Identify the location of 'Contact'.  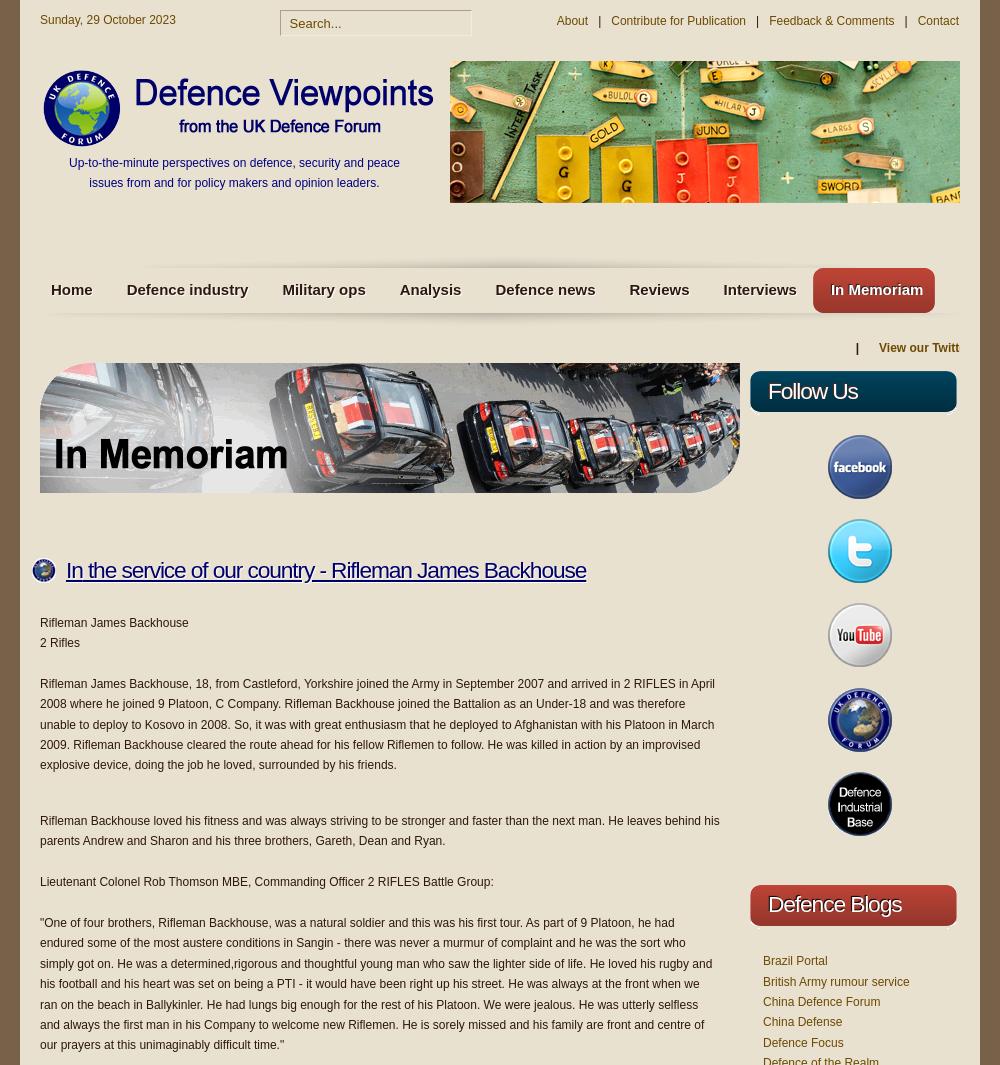
(917, 19).